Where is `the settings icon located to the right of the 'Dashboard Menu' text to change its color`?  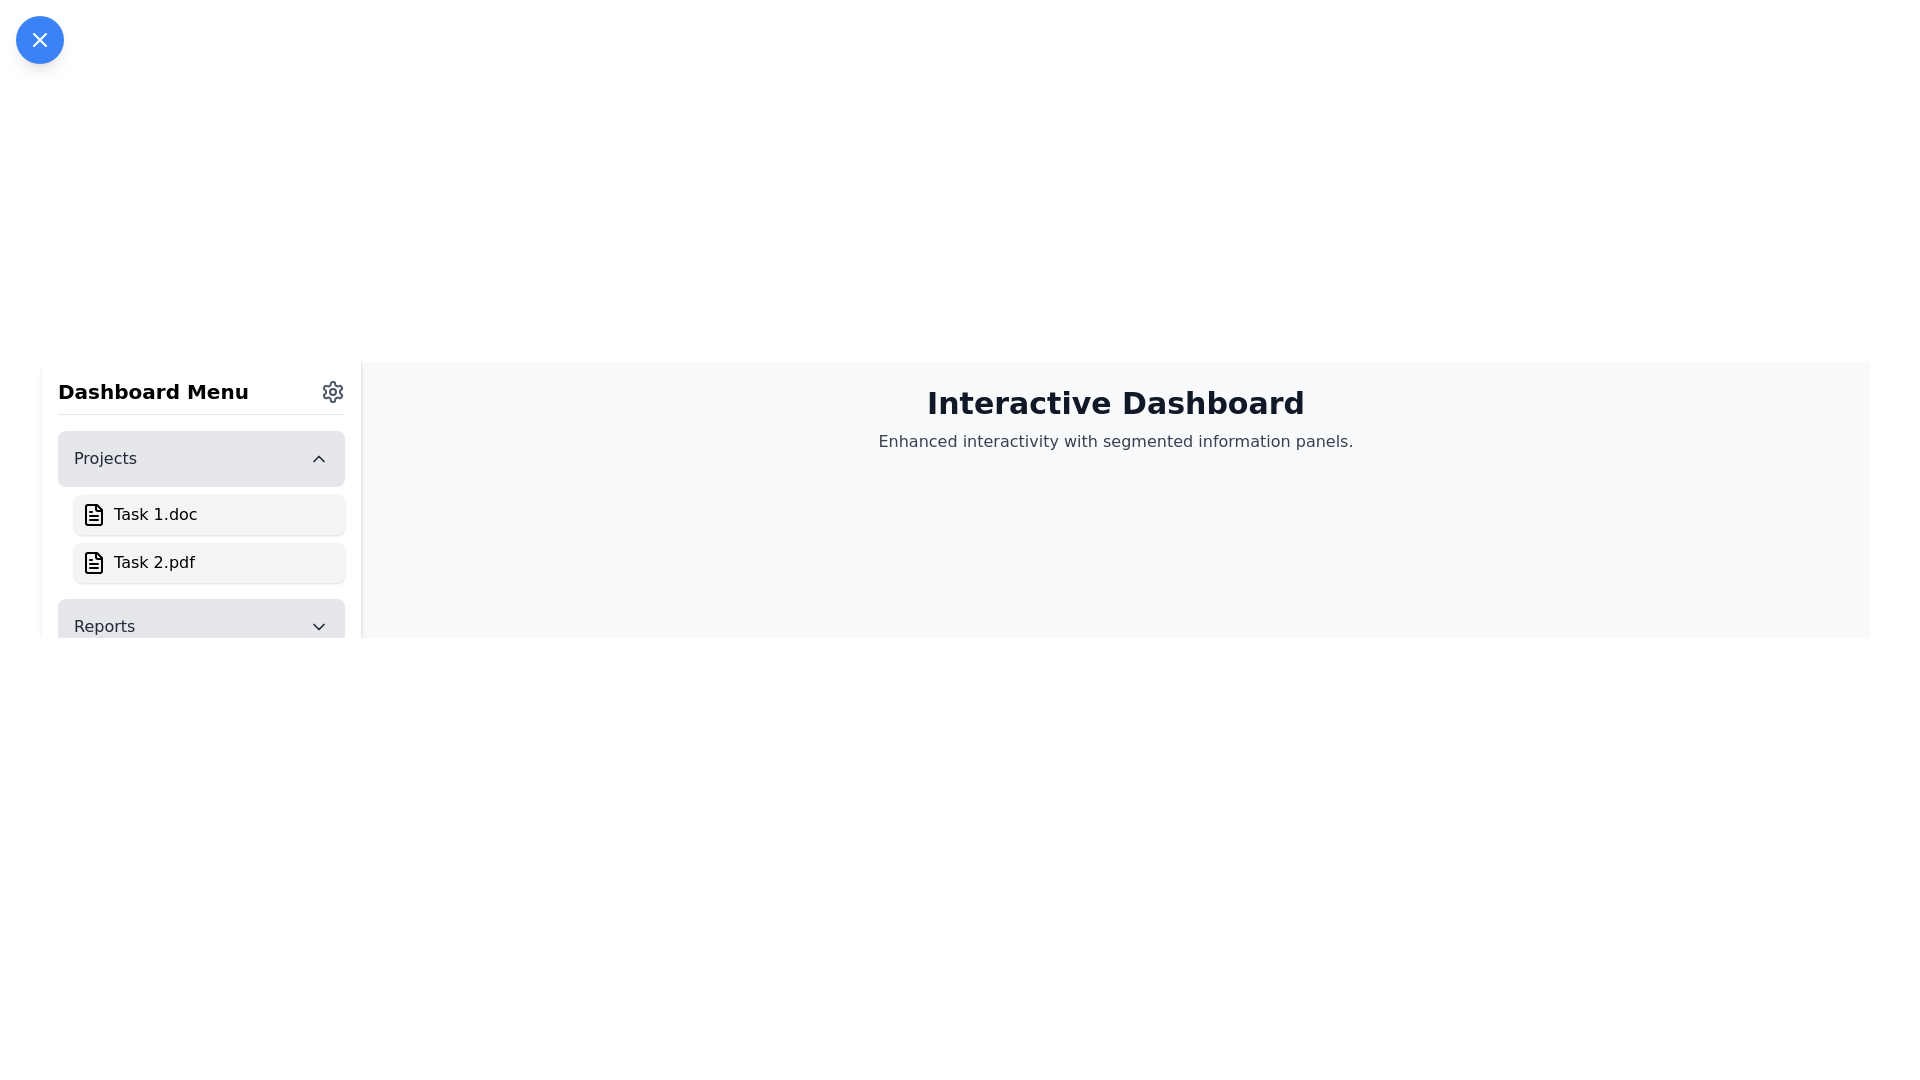
the settings icon located to the right of the 'Dashboard Menu' text to change its color is located at coordinates (332, 392).